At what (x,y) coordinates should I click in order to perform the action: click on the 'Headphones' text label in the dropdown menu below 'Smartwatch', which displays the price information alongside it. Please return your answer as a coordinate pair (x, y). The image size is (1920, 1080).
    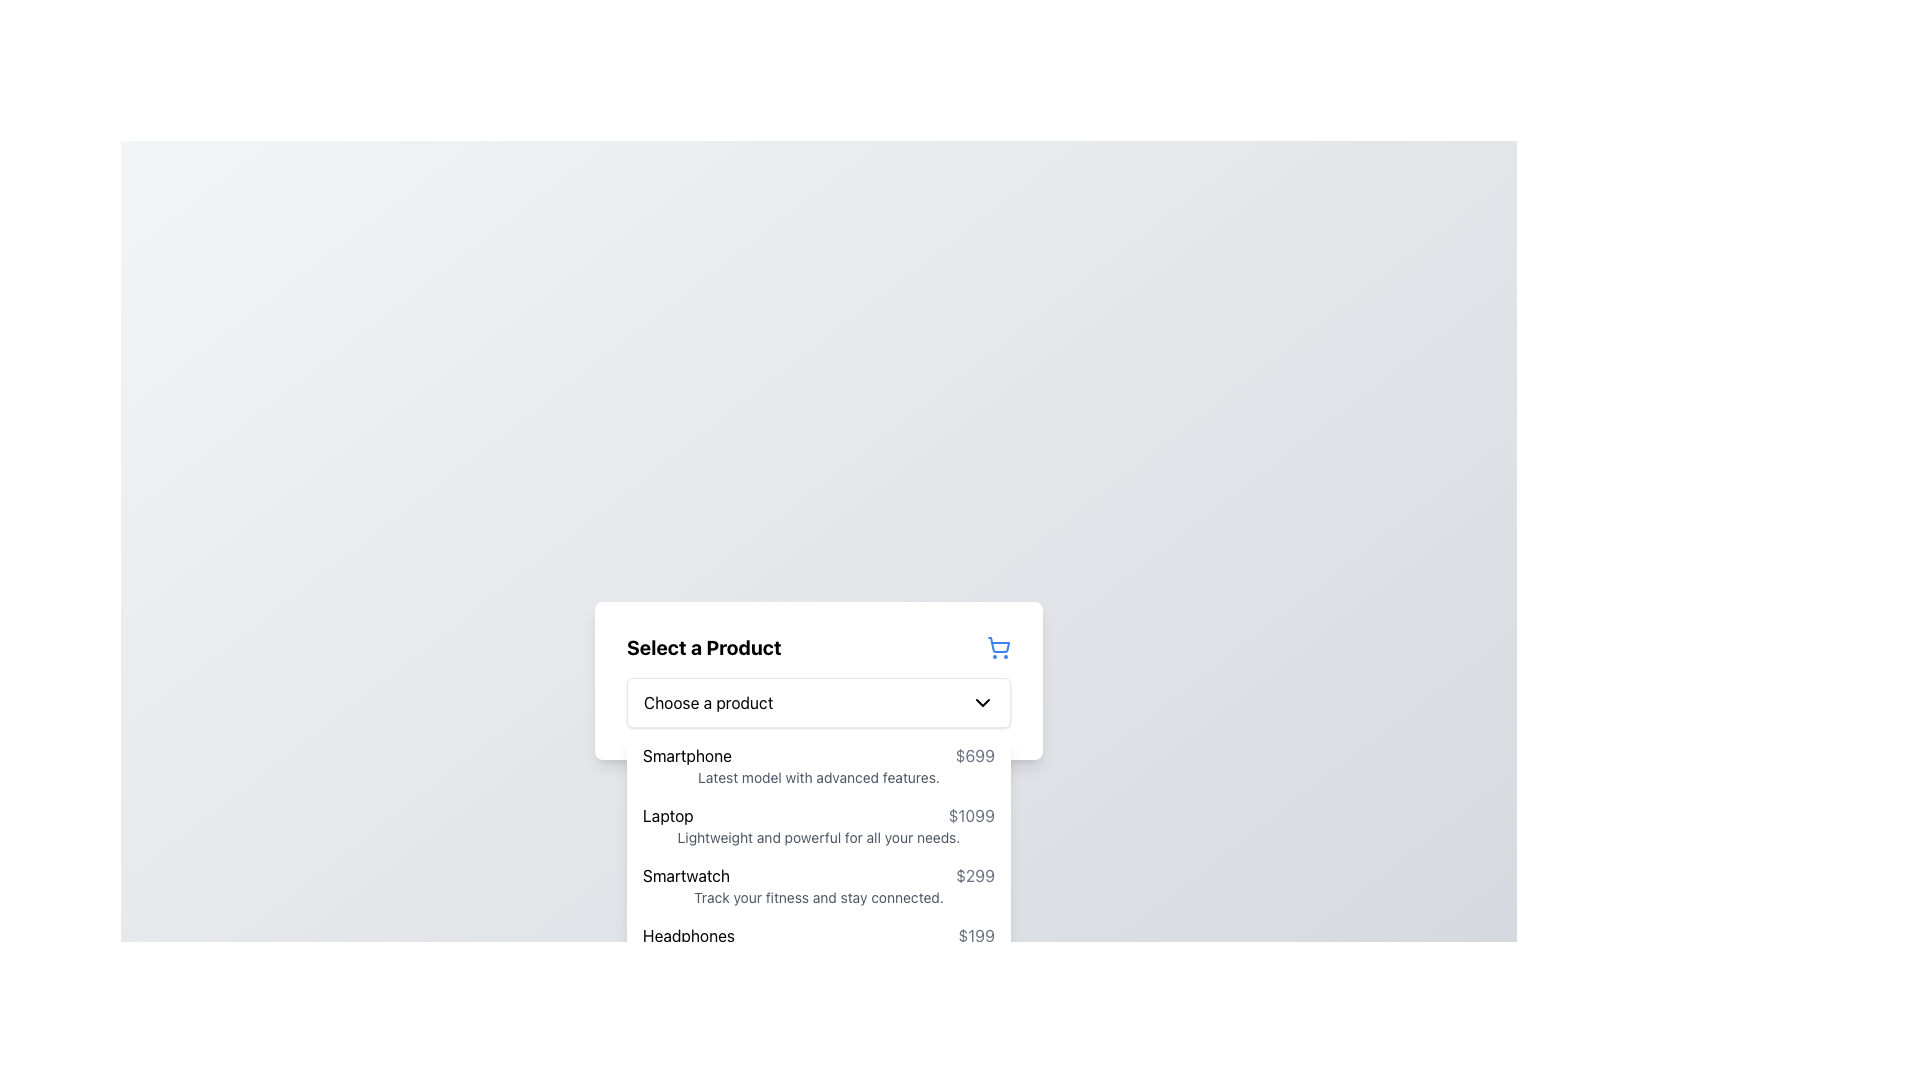
    Looking at the image, I should click on (689, 936).